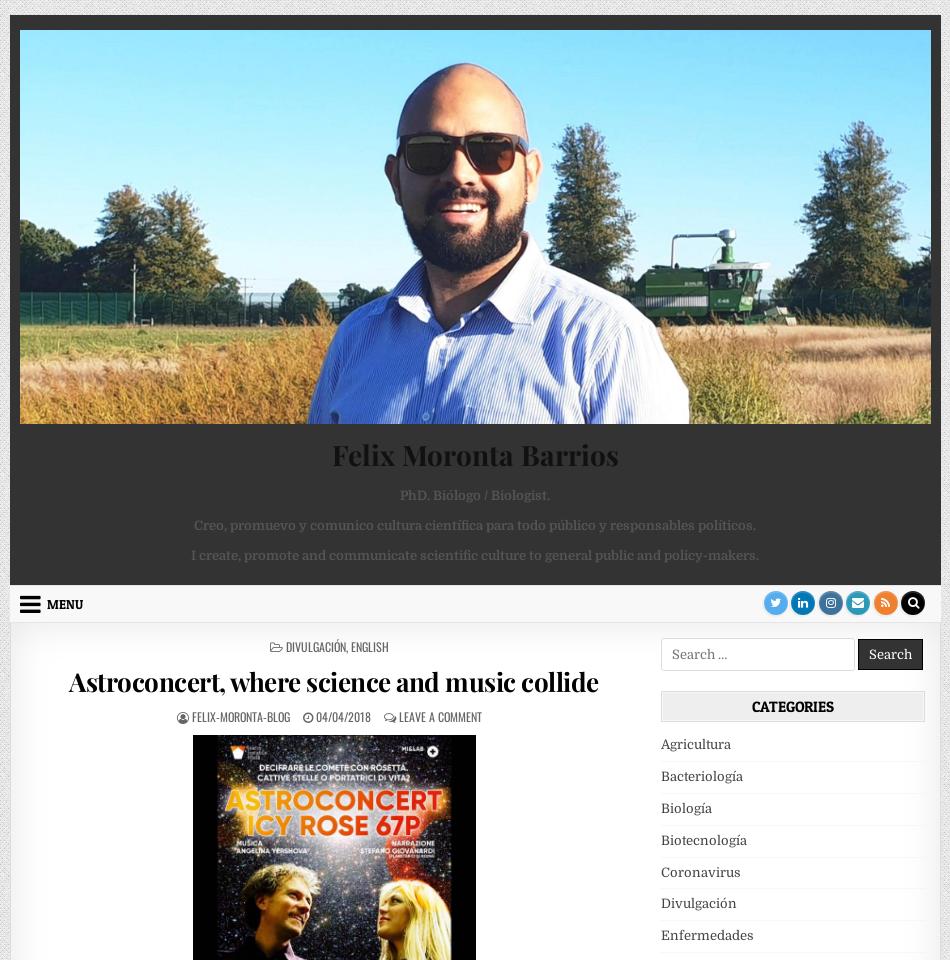  Describe the element at coordinates (238, 715) in the screenshot. I see `'felix-moronta-blog'` at that location.